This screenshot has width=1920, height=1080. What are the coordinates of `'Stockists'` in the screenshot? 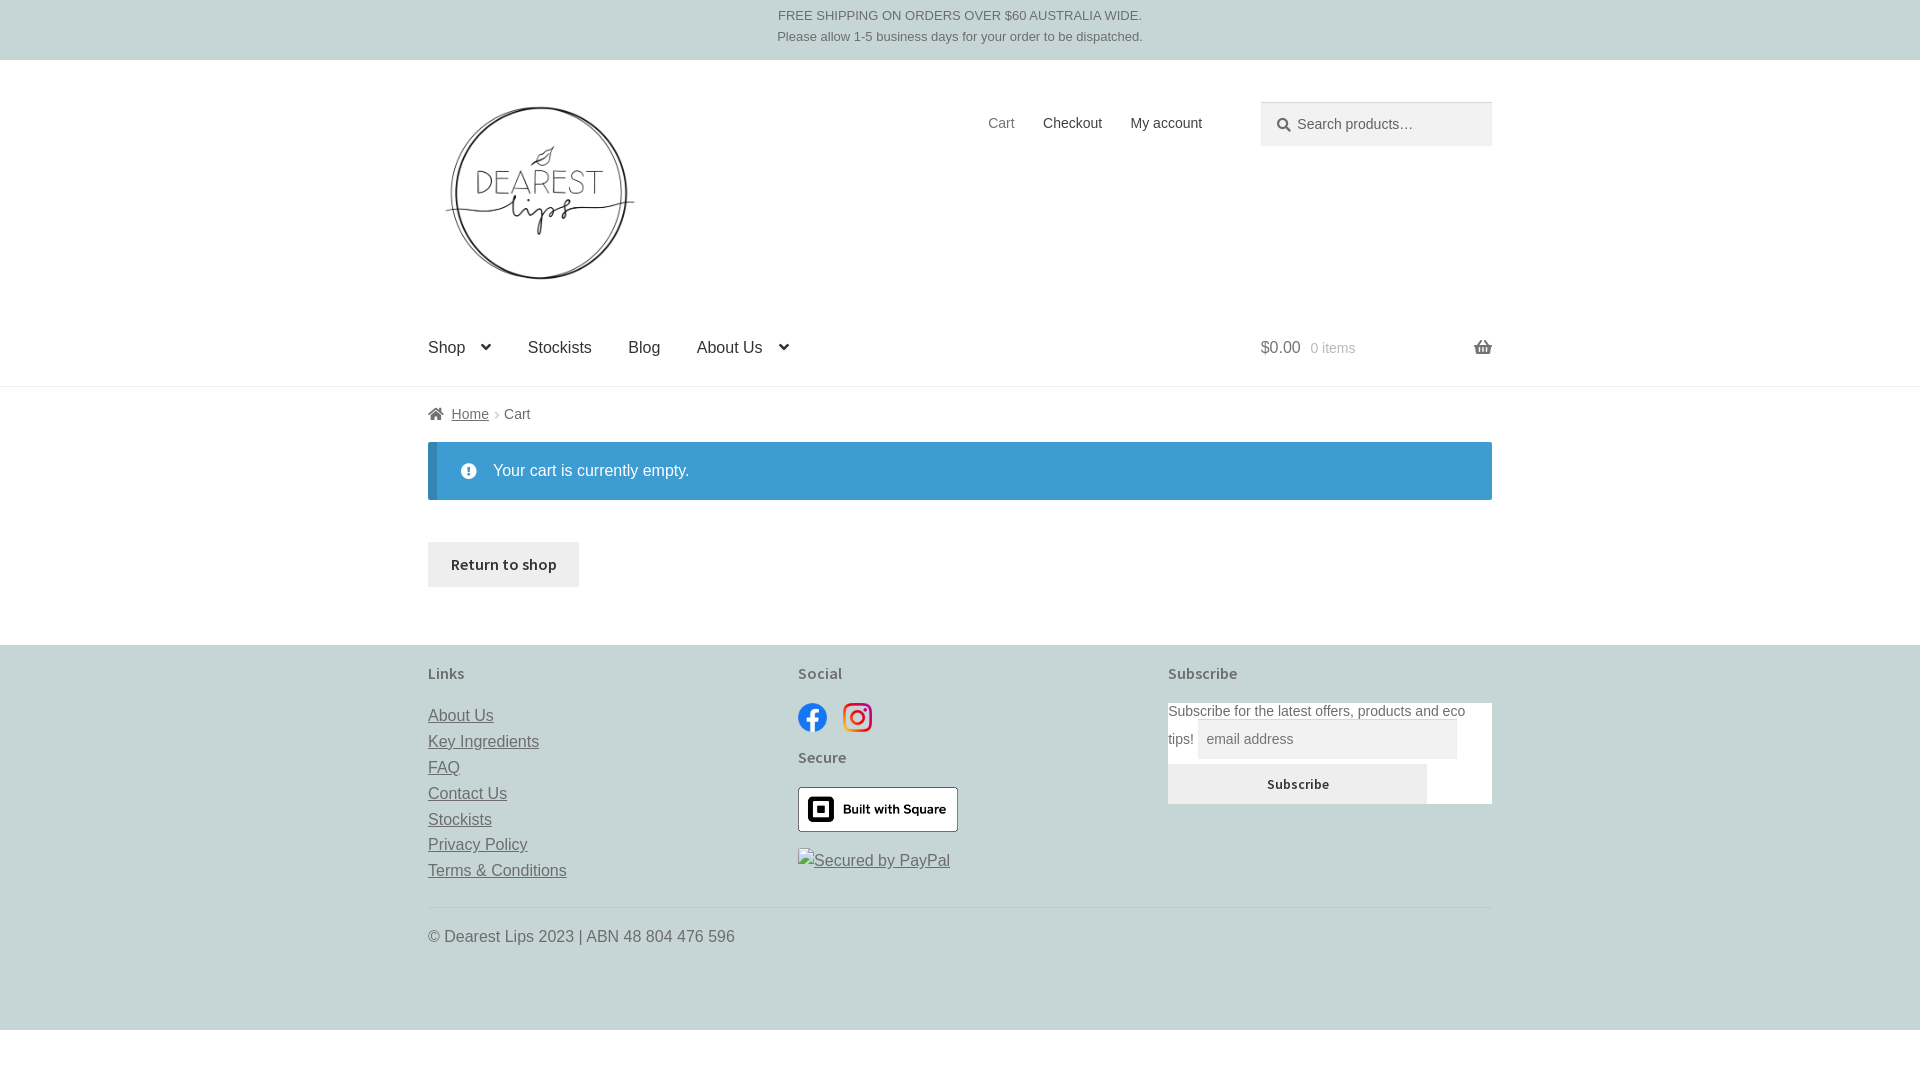 It's located at (560, 346).